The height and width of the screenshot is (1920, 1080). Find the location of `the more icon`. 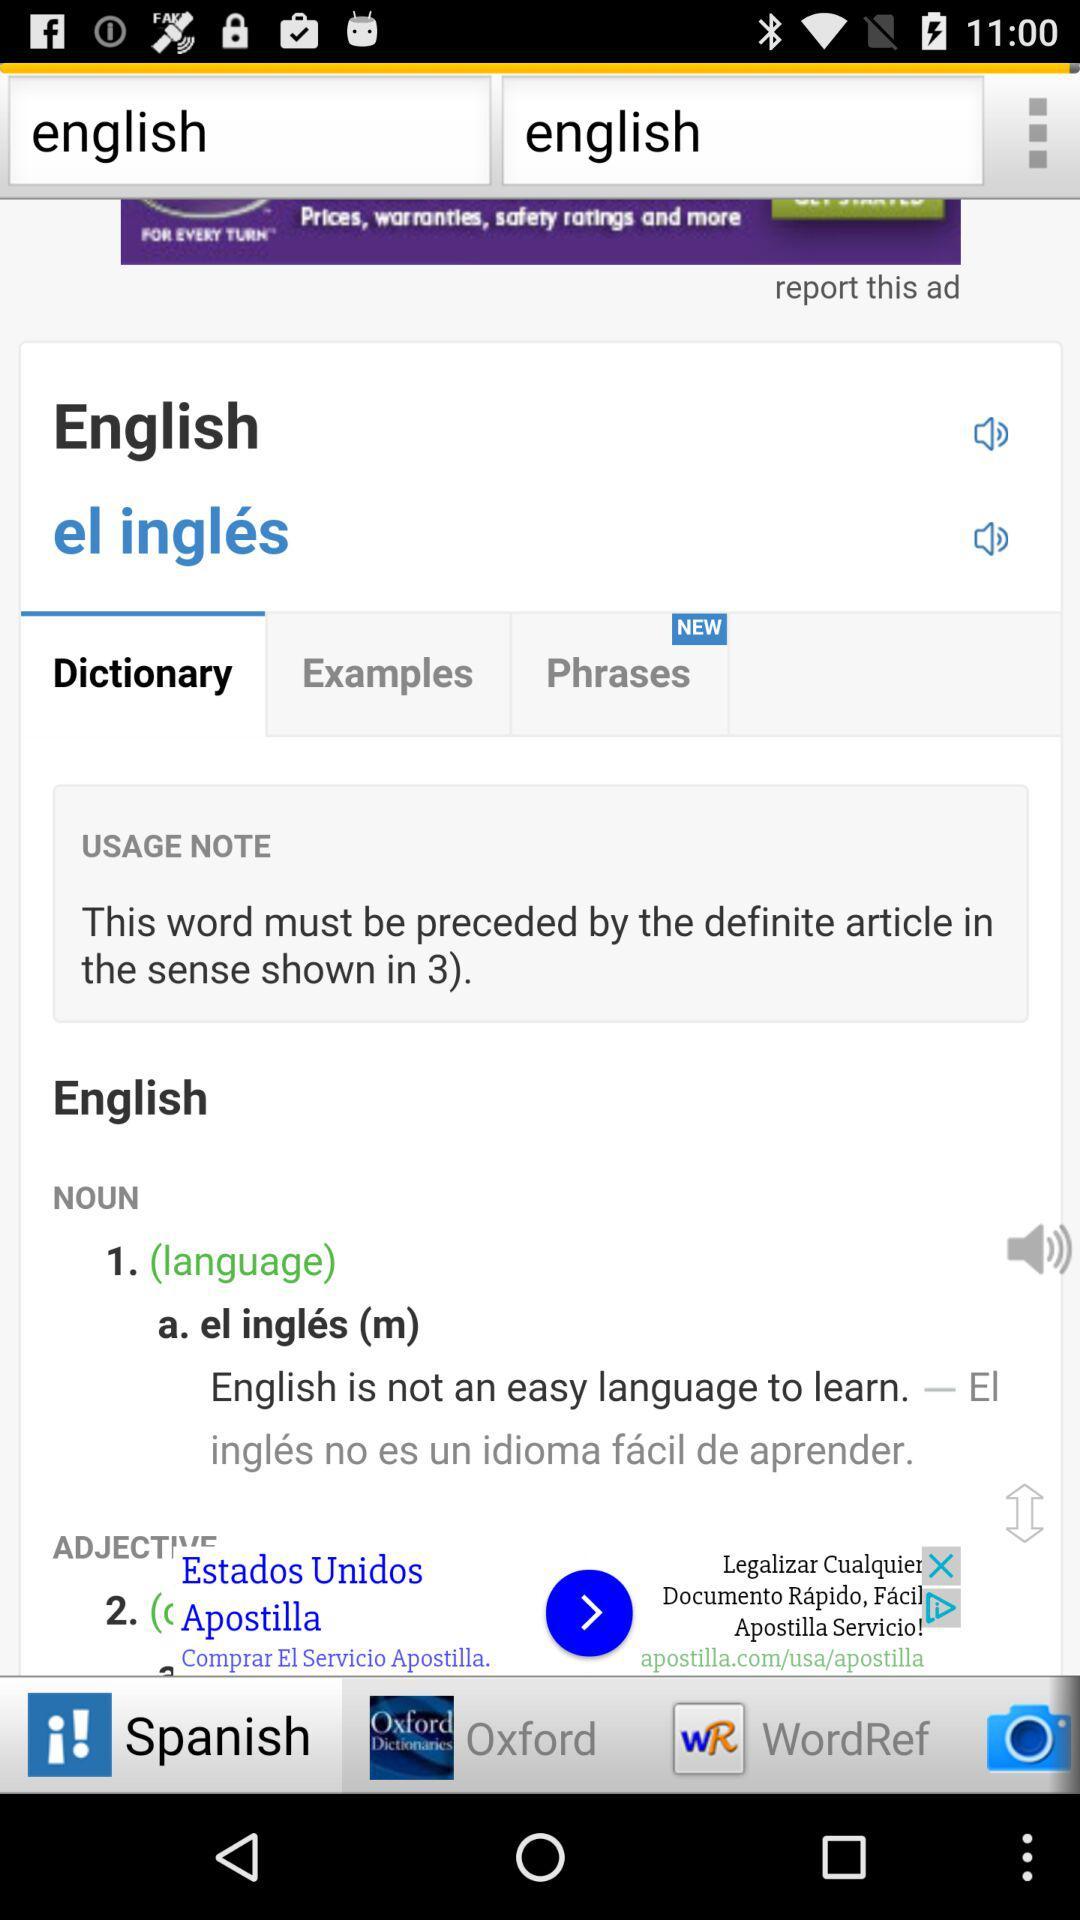

the more icon is located at coordinates (1035, 145).